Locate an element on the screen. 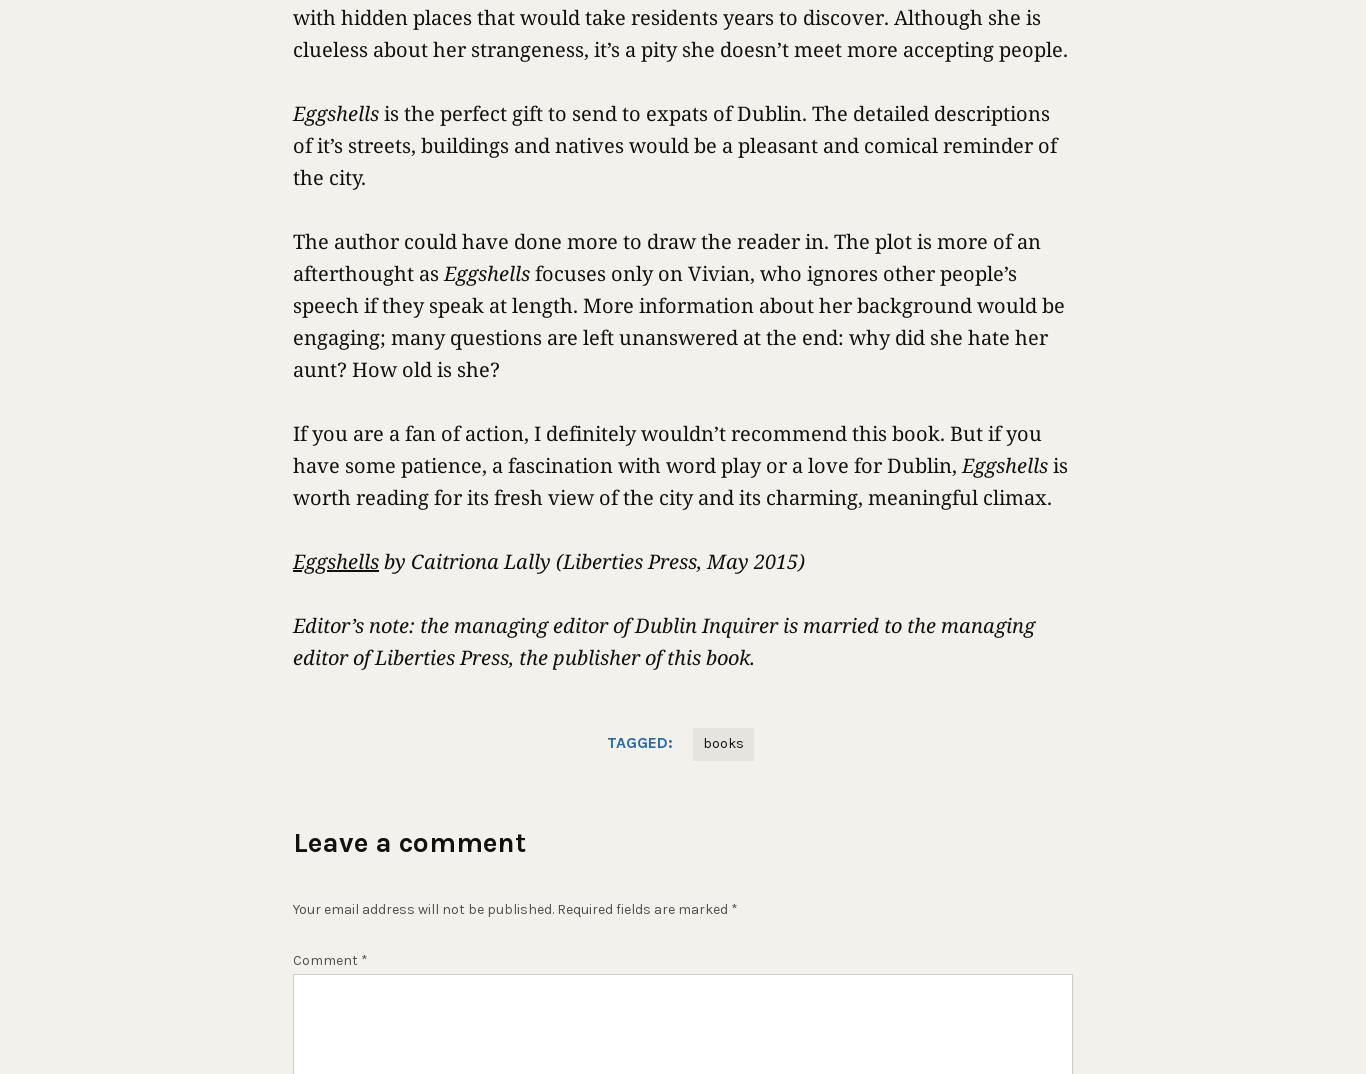 The image size is (1366, 1074). 'Comment' is located at coordinates (327, 959).